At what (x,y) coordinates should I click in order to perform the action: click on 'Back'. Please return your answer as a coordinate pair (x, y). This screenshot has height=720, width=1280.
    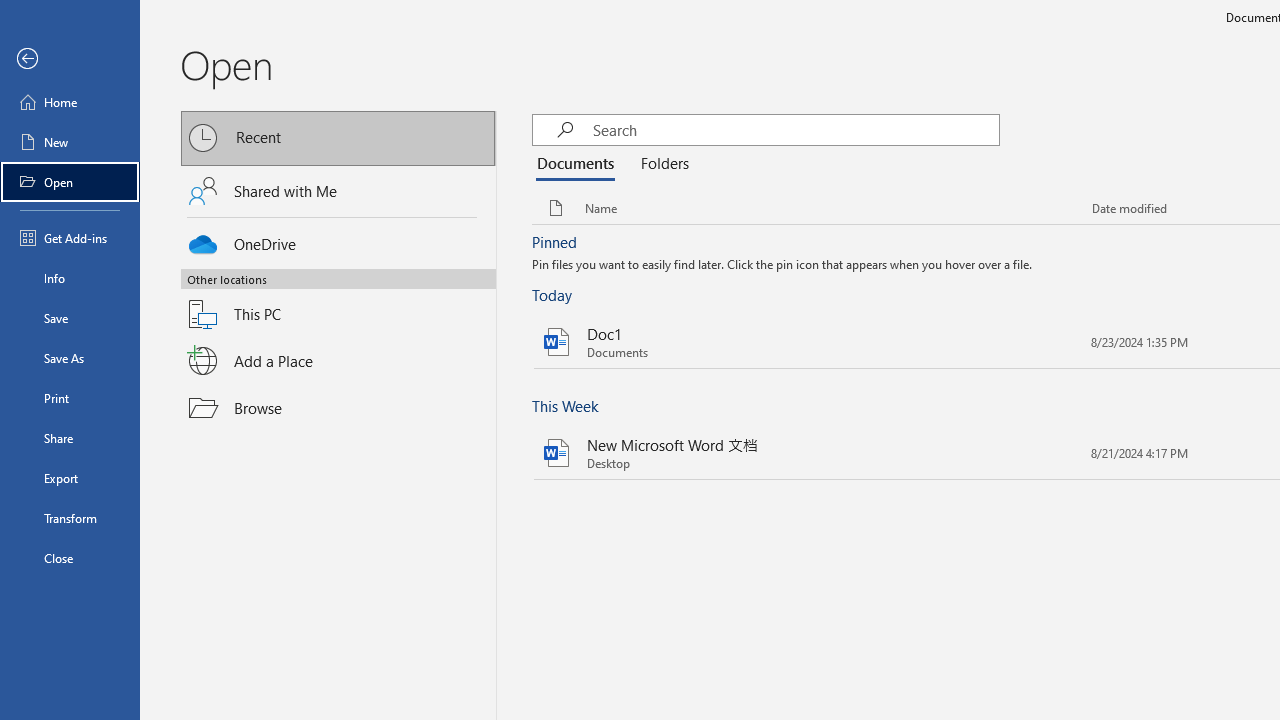
    Looking at the image, I should click on (69, 58).